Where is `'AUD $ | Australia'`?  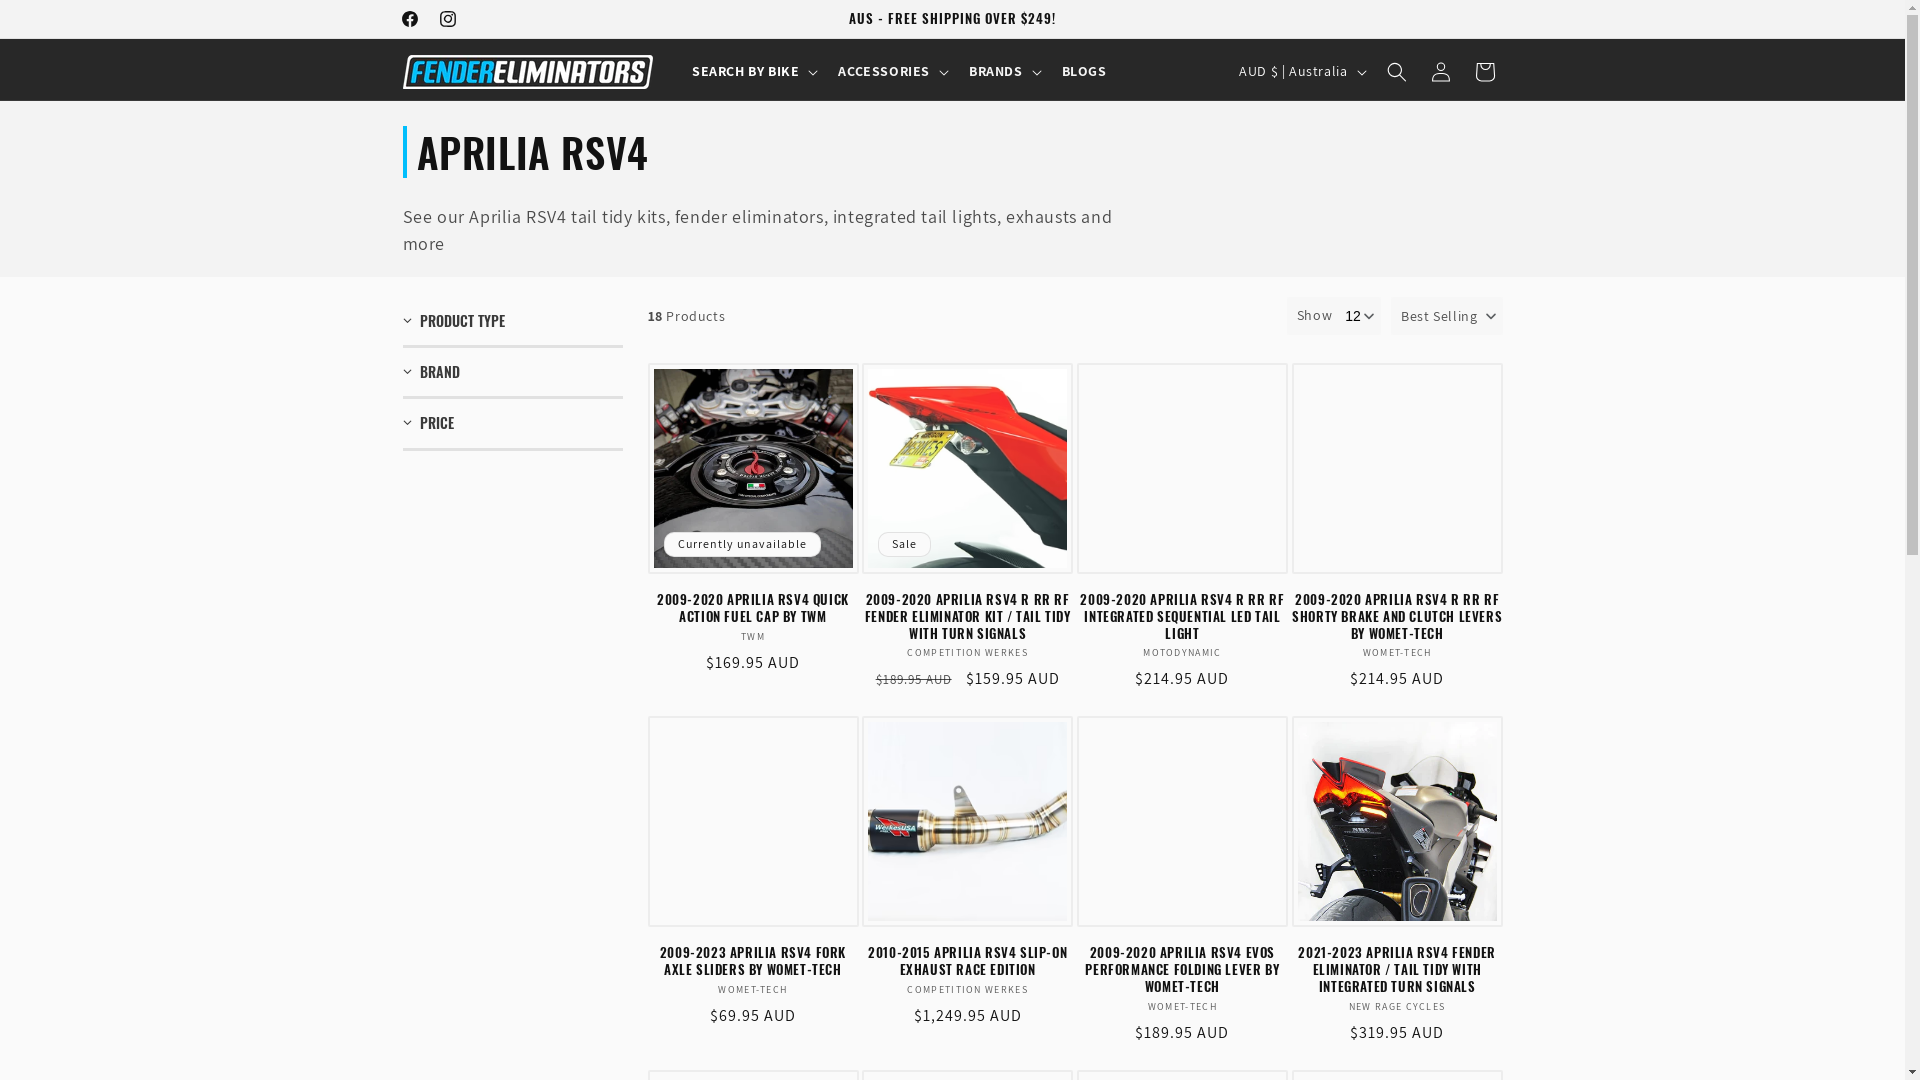 'AUD $ | Australia' is located at coordinates (1300, 69).